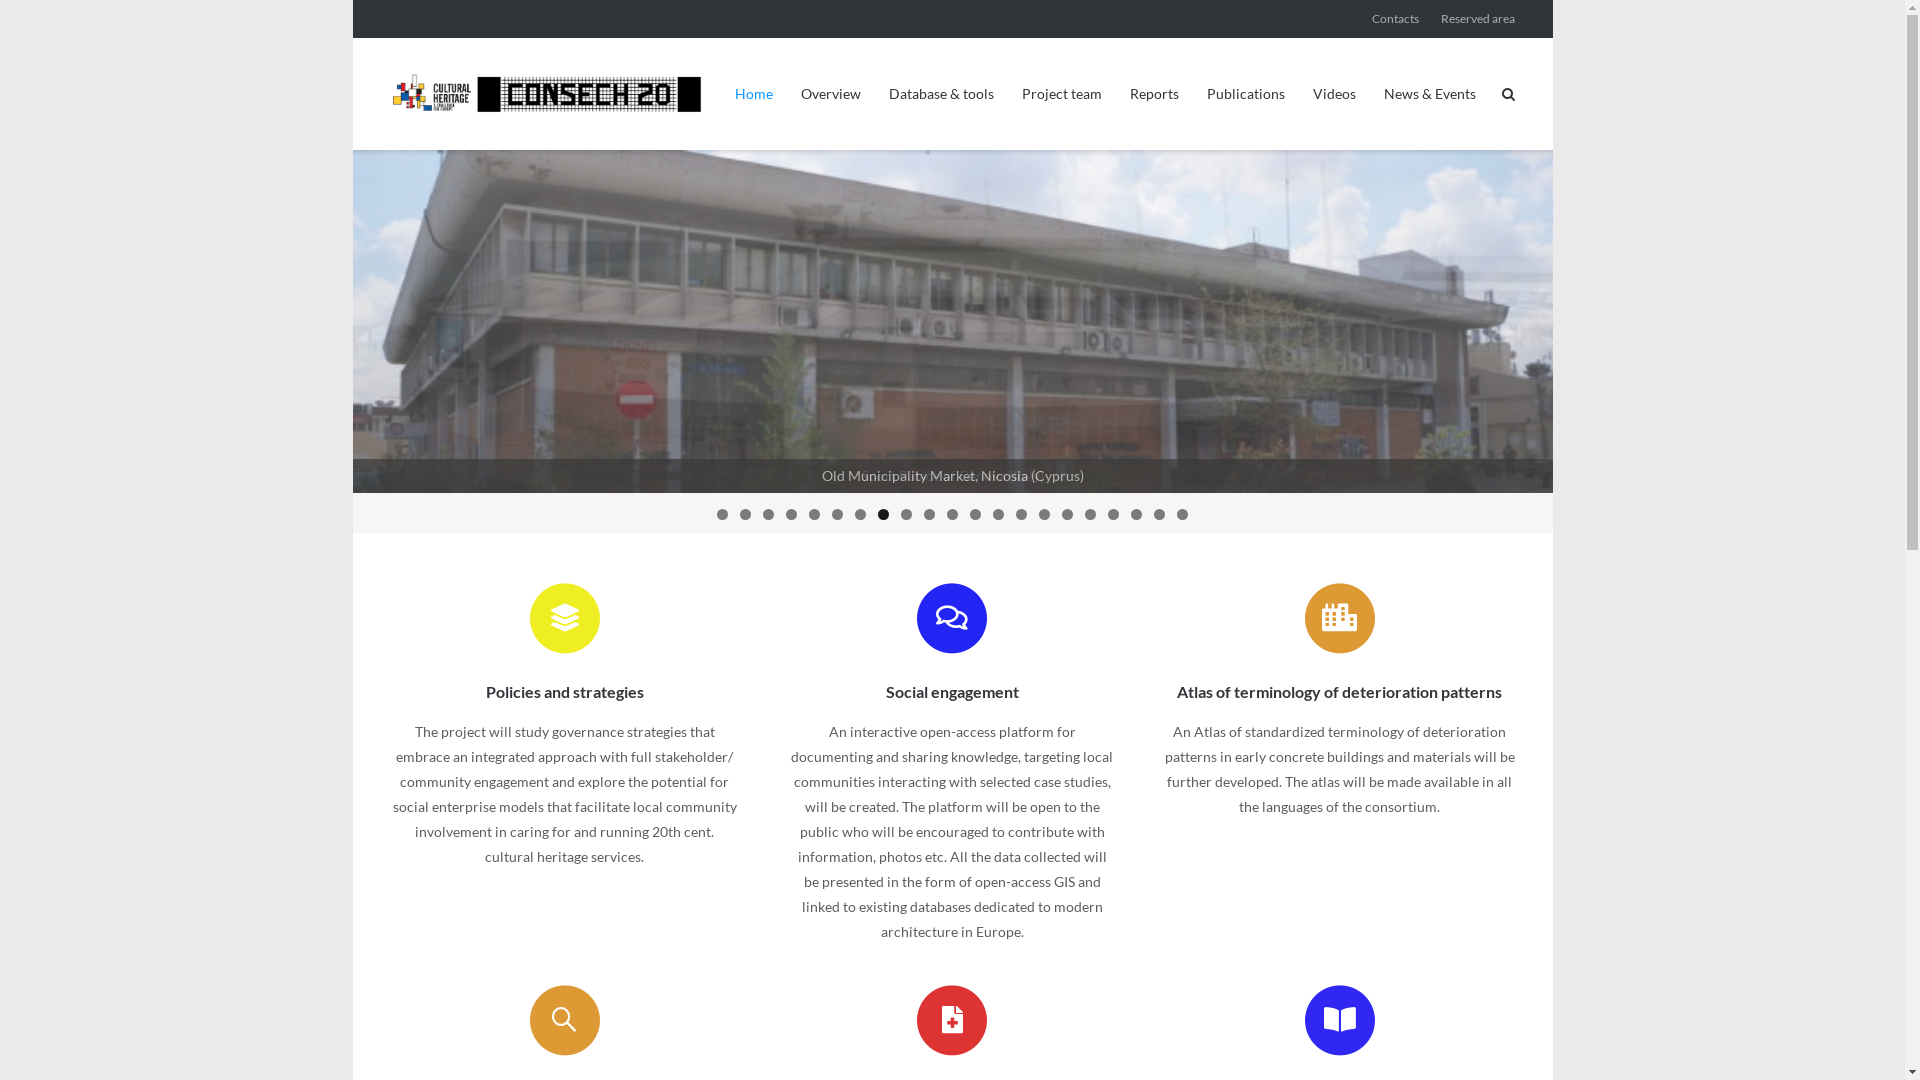 Image resolution: width=1920 pixels, height=1080 pixels. I want to click on '14', so click(1021, 513).